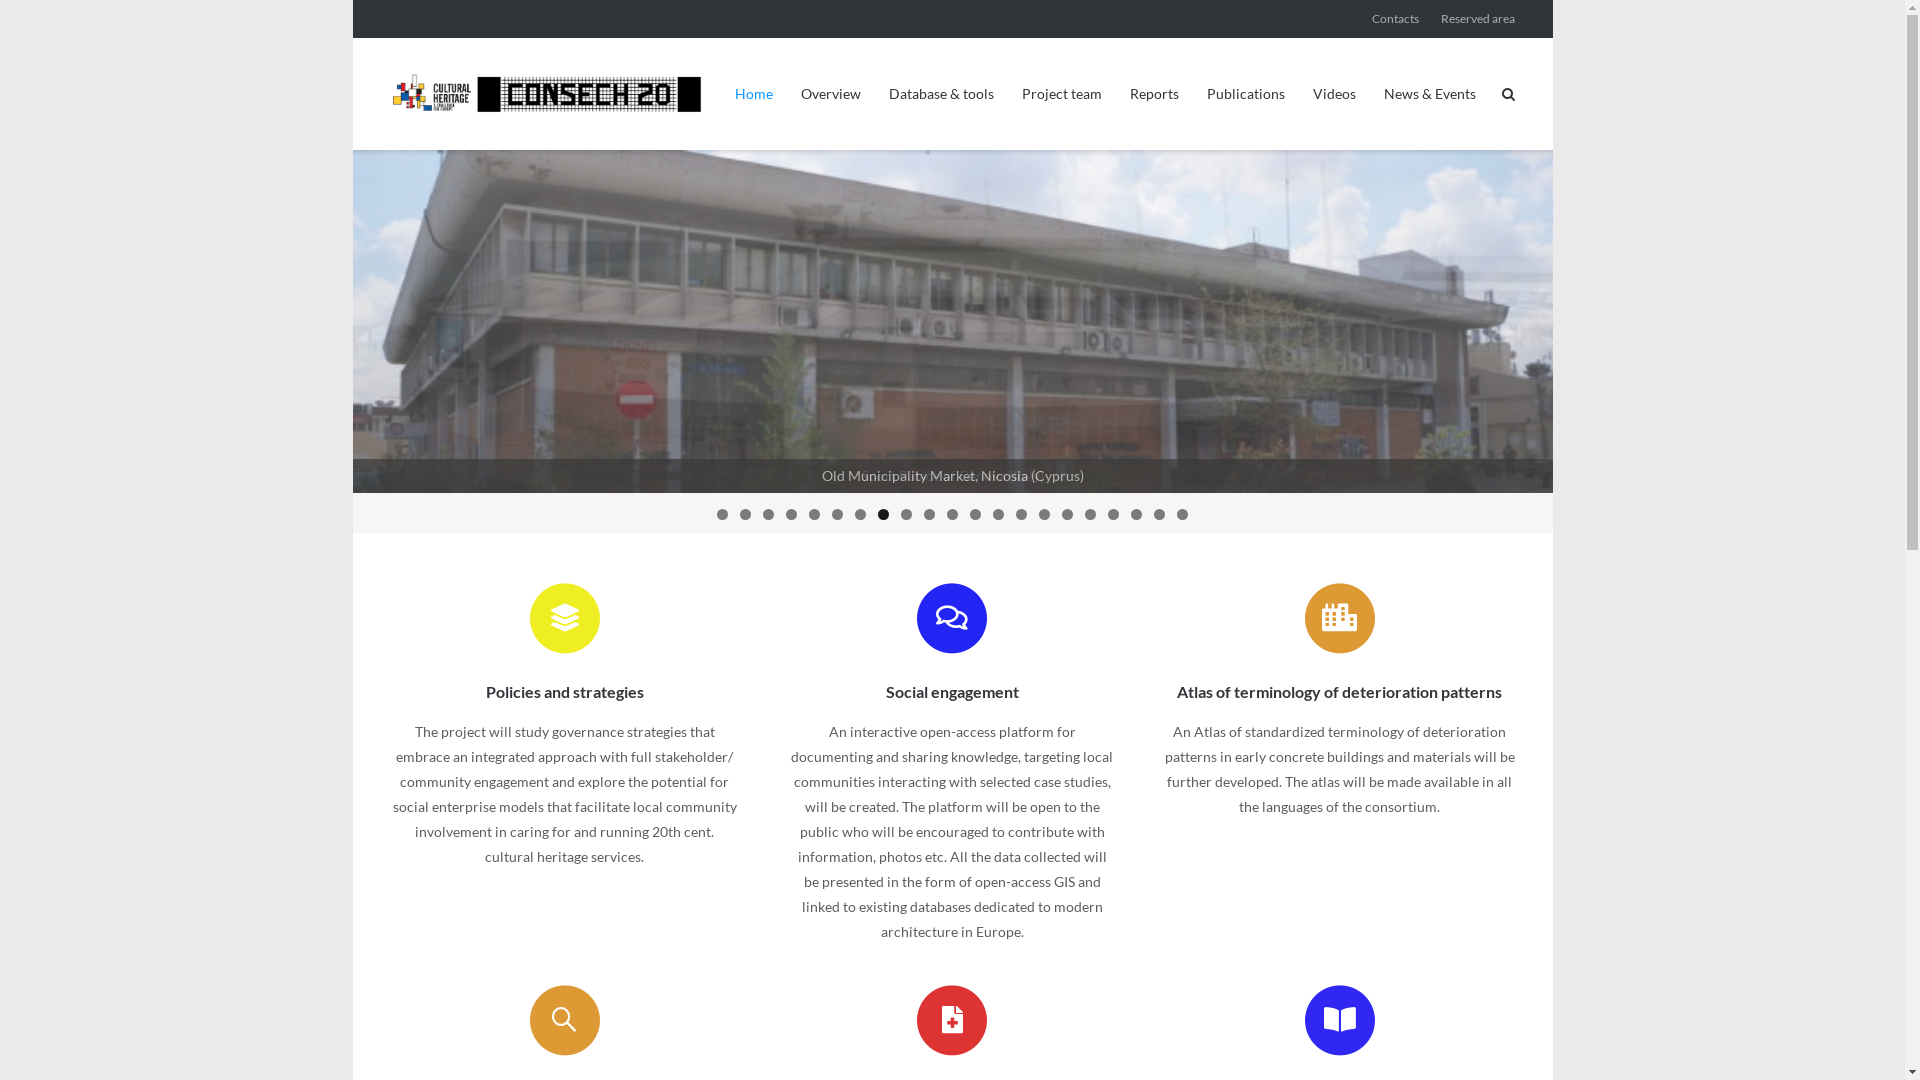 Image resolution: width=1920 pixels, height=1080 pixels. I want to click on '14', so click(1021, 513).